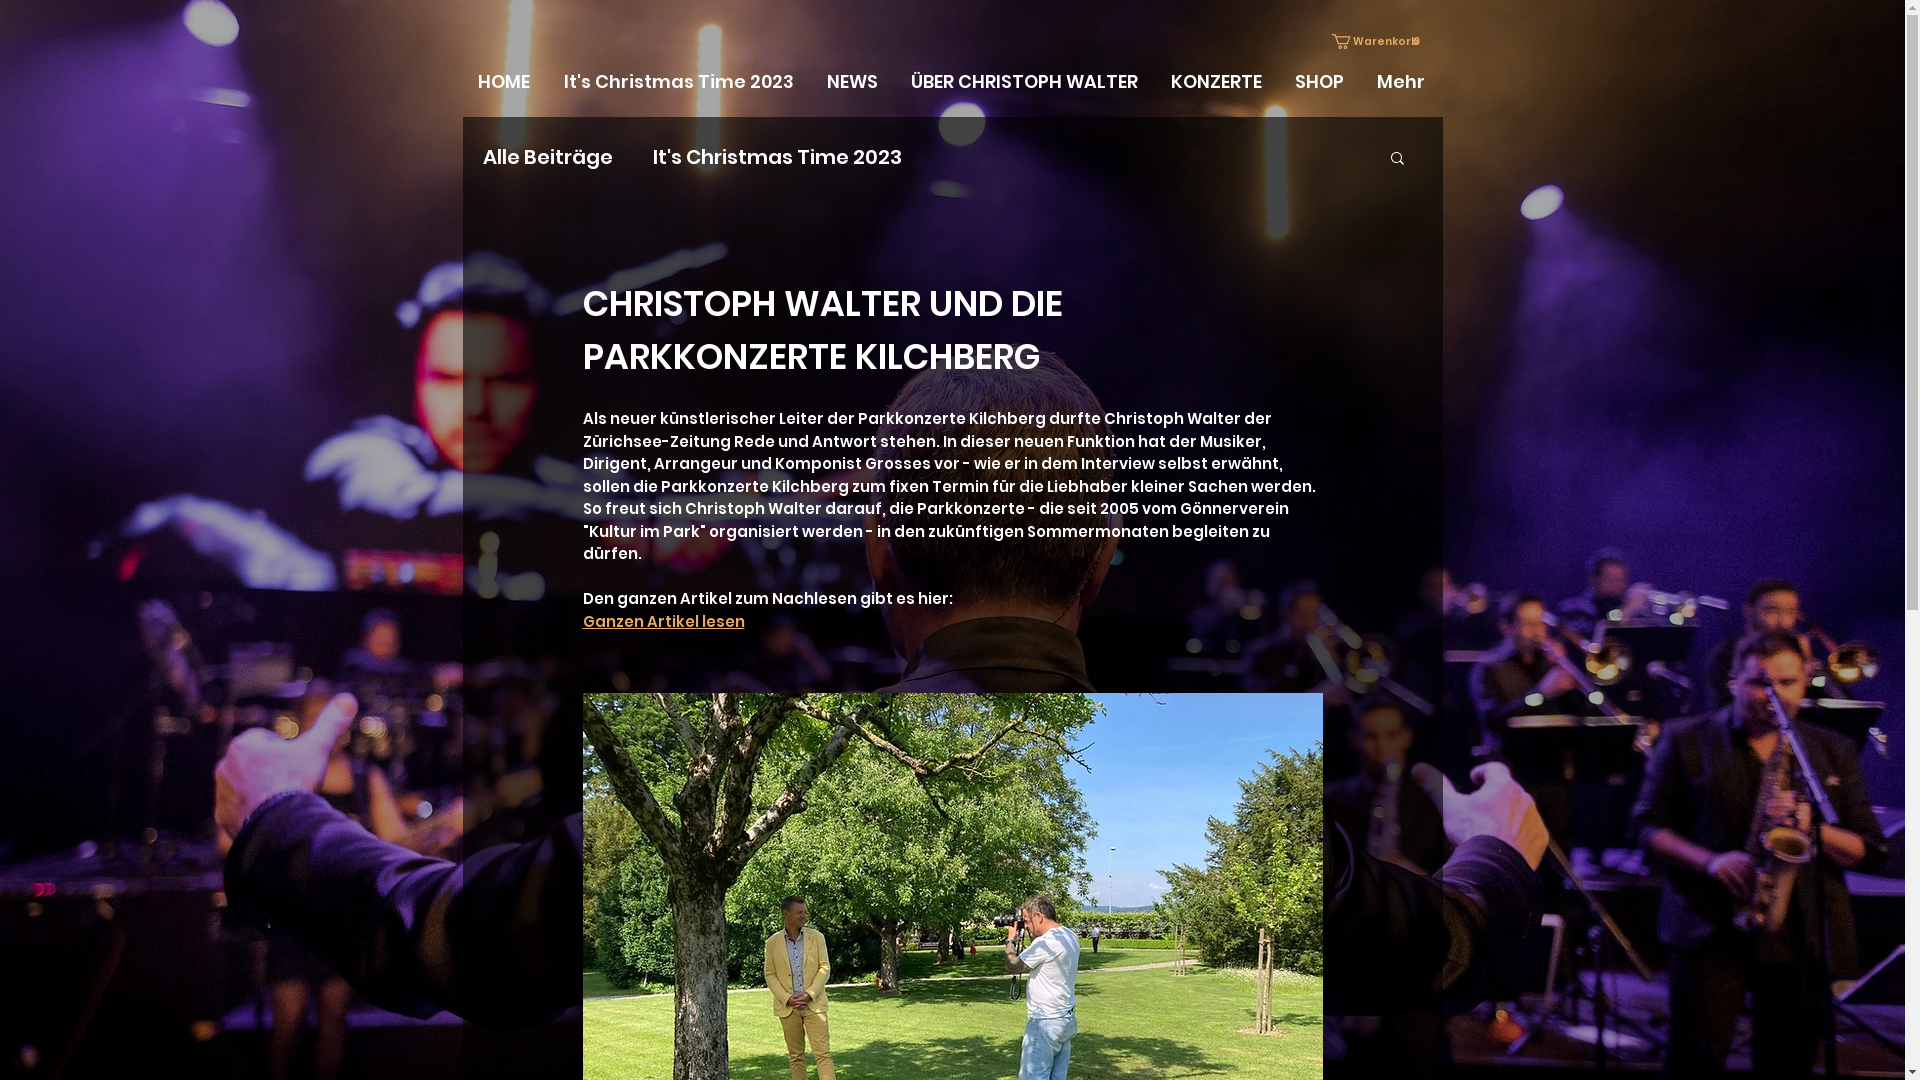 This screenshot has height=1080, width=1920. Describe the element at coordinates (1377, 41) in the screenshot. I see `'Warenkorb` at that location.